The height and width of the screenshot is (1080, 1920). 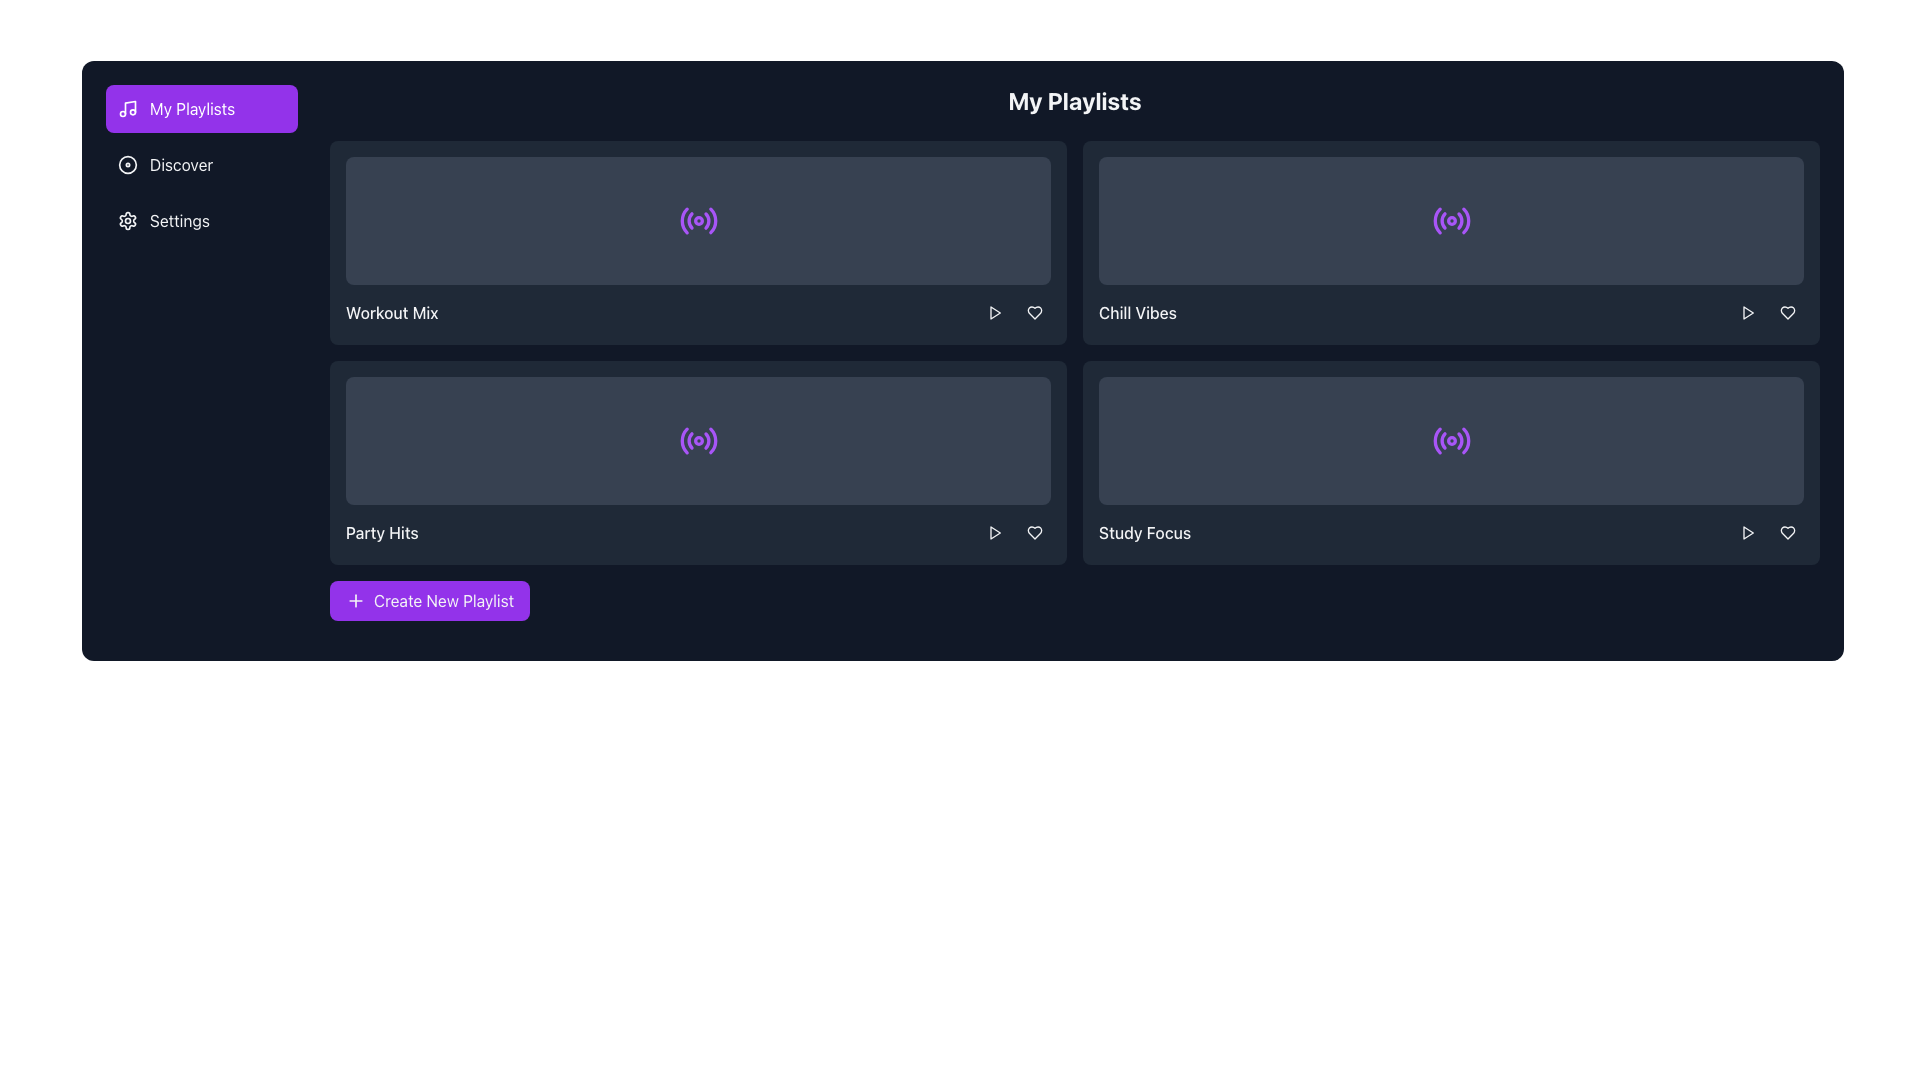 What do you see at coordinates (1465, 439) in the screenshot?
I see `the thick purple curve forming part of the wave-like design within the circular icon on the right side of the 'Study Focus' playlist card` at bounding box center [1465, 439].